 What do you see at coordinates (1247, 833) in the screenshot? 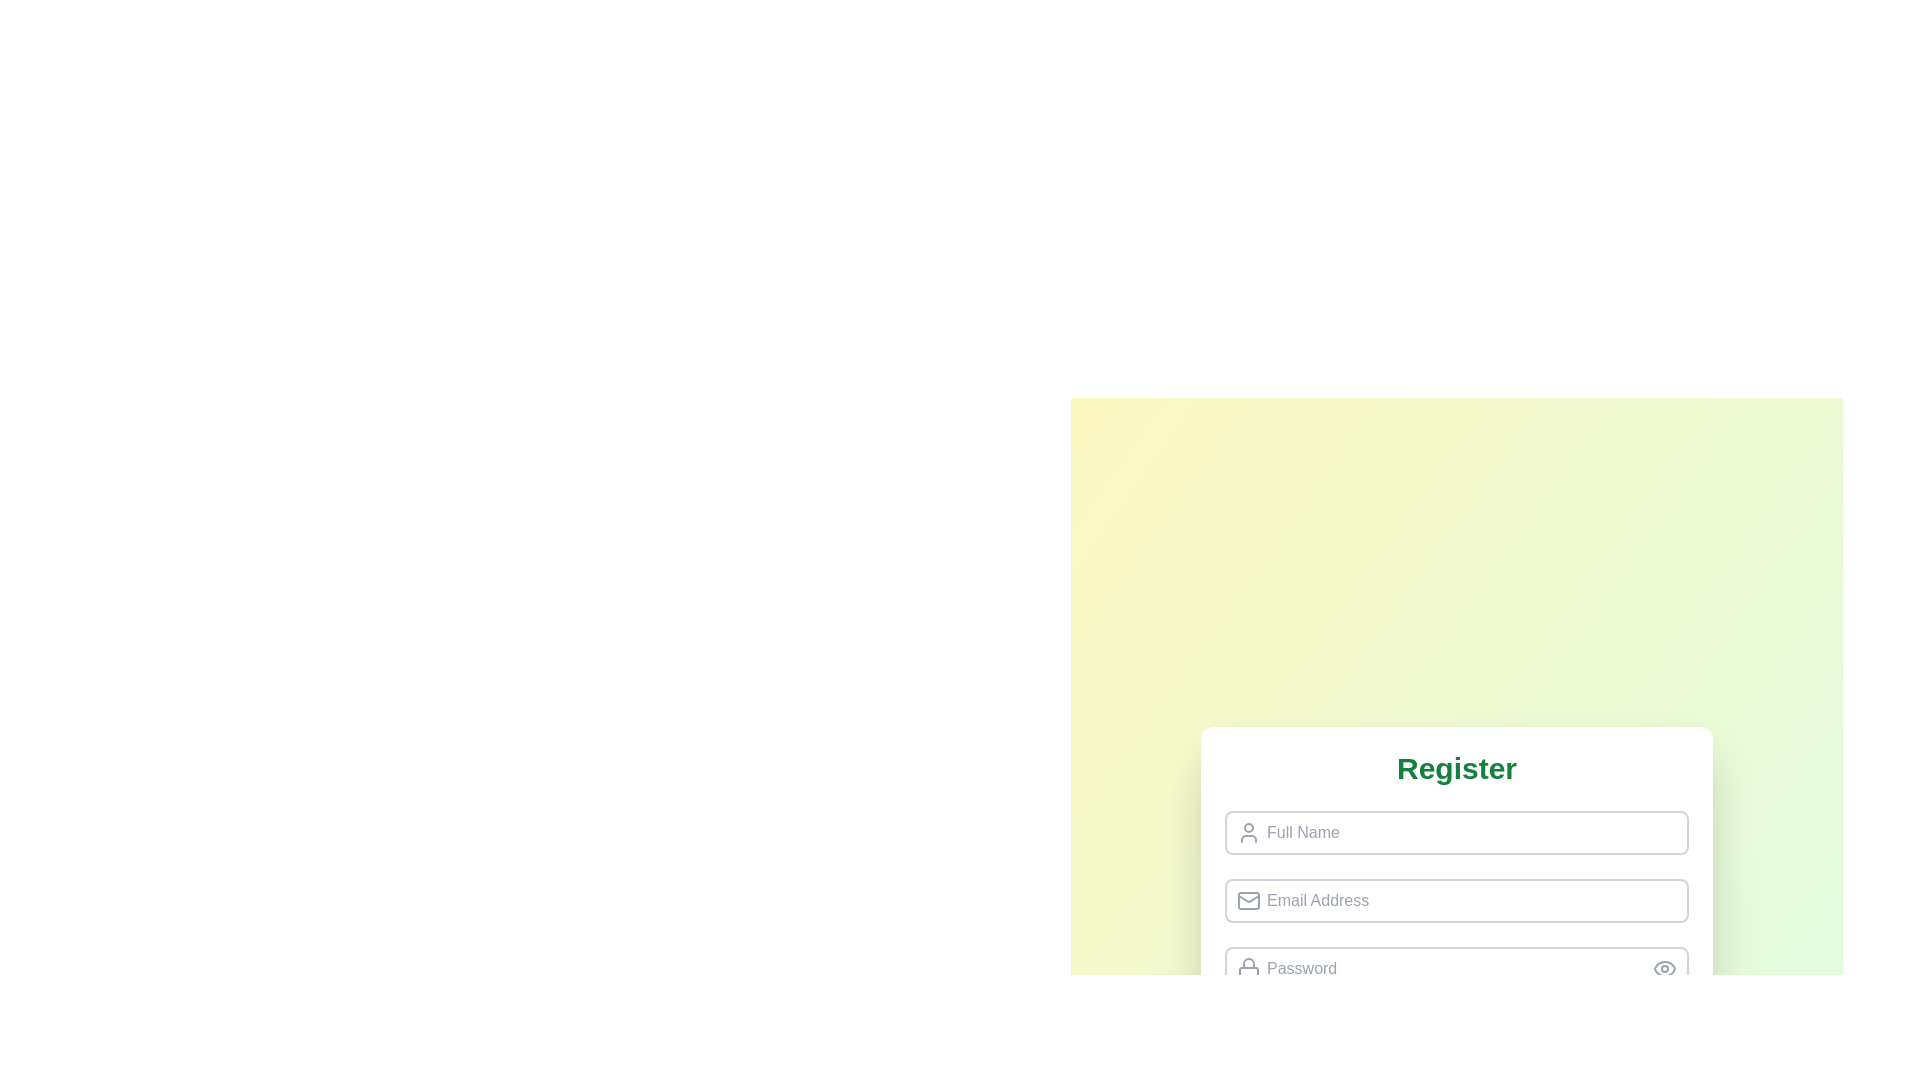
I see `the decorative icon associated with the 'Full Name' input field, positioned to the far left of the input field and vertically centered` at bounding box center [1247, 833].